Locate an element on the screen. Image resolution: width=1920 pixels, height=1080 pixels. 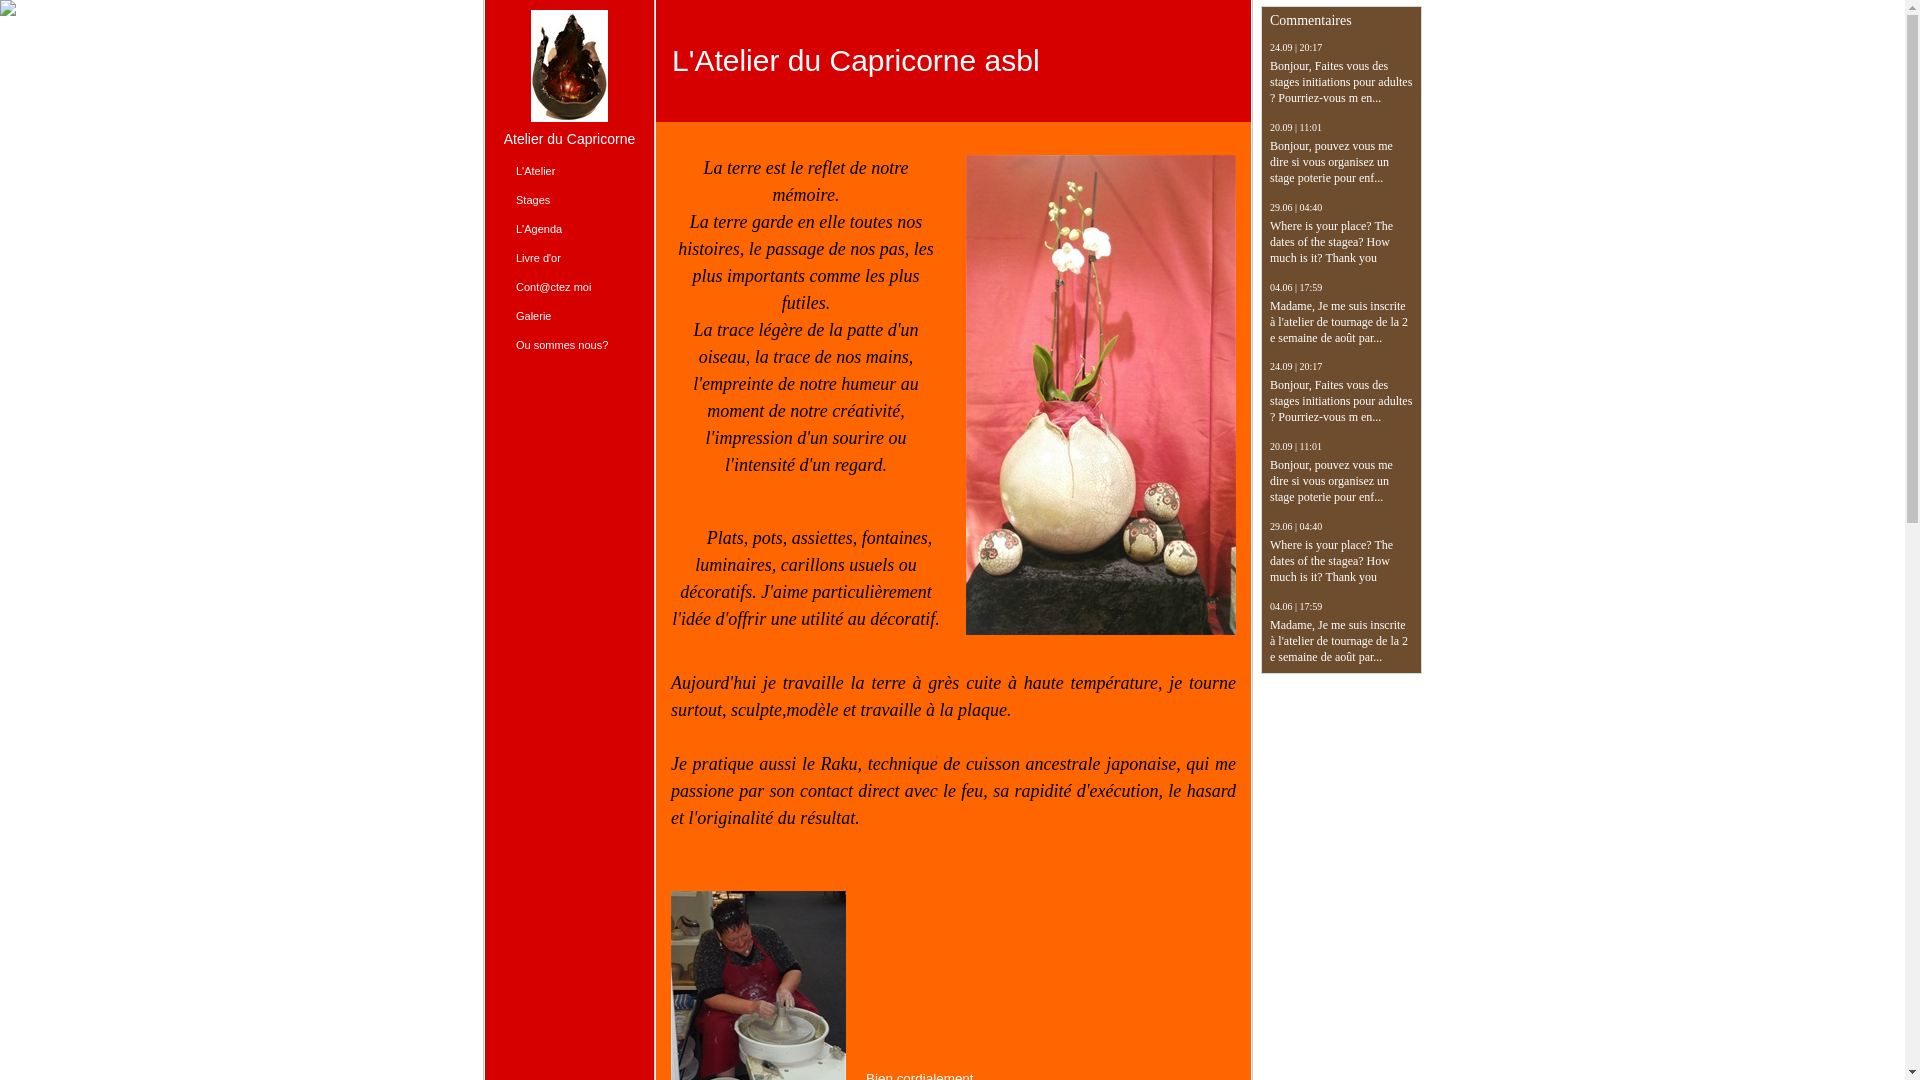
'Galerie' is located at coordinates (568, 315).